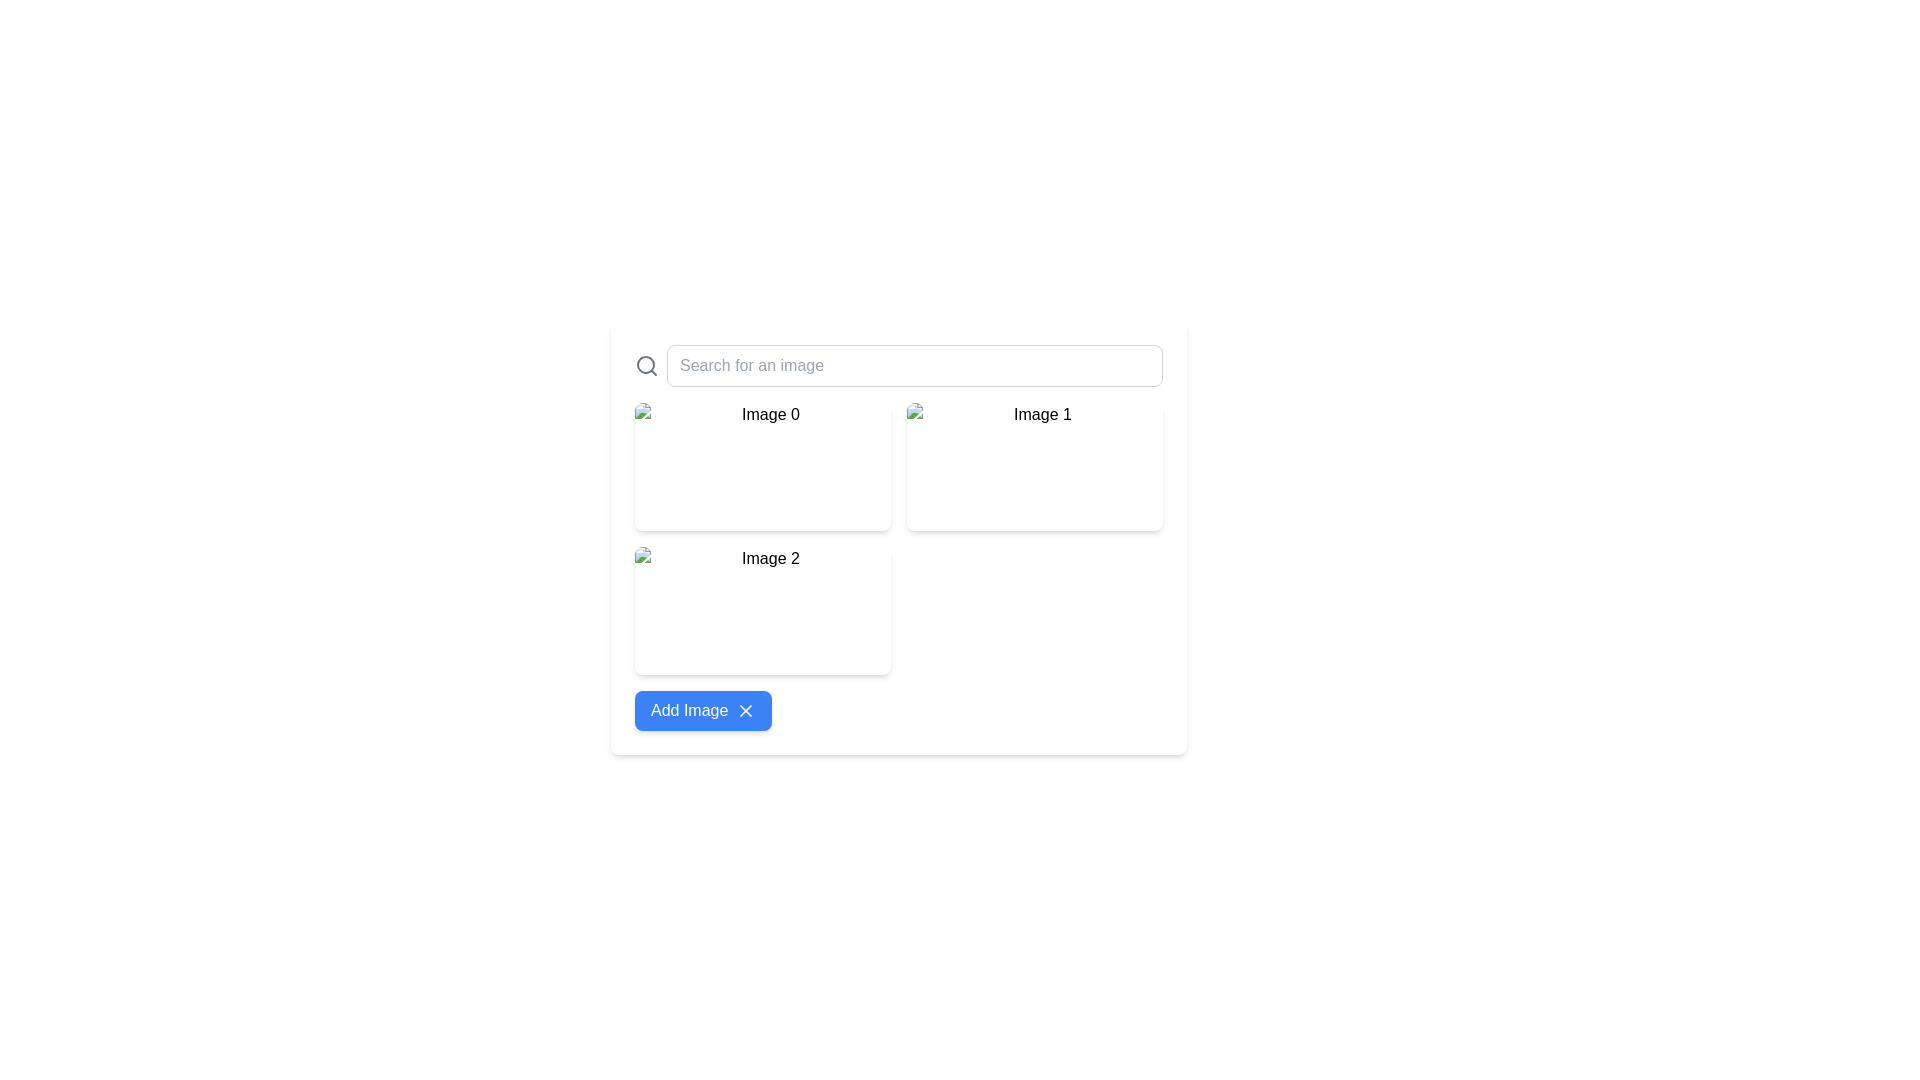 Image resolution: width=1920 pixels, height=1080 pixels. What do you see at coordinates (745, 709) in the screenshot?
I see `the 'x' icon, which signifies a close or cancel action, located adjacent to the 'Add Image' button at the bottom of the interface` at bounding box center [745, 709].